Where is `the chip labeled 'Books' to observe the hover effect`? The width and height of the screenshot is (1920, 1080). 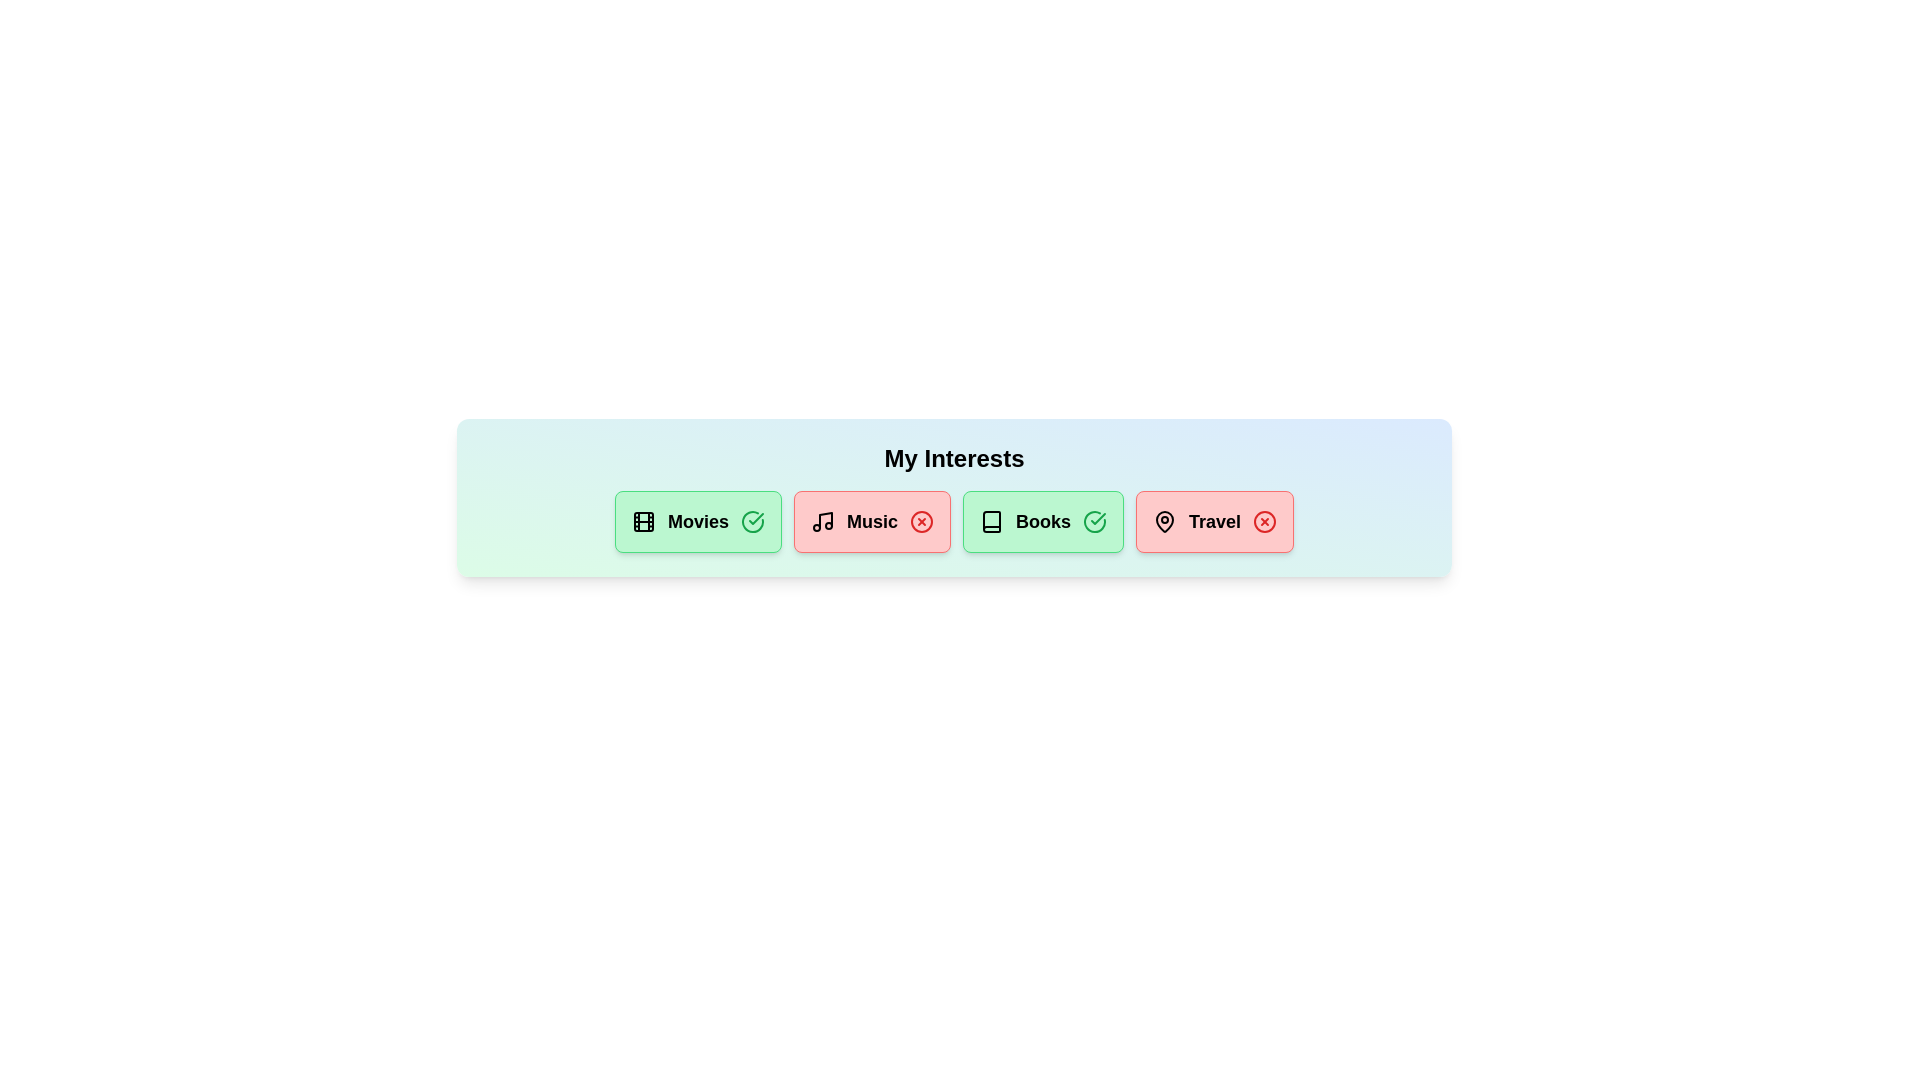 the chip labeled 'Books' to observe the hover effect is located at coordinates (1042, 520).